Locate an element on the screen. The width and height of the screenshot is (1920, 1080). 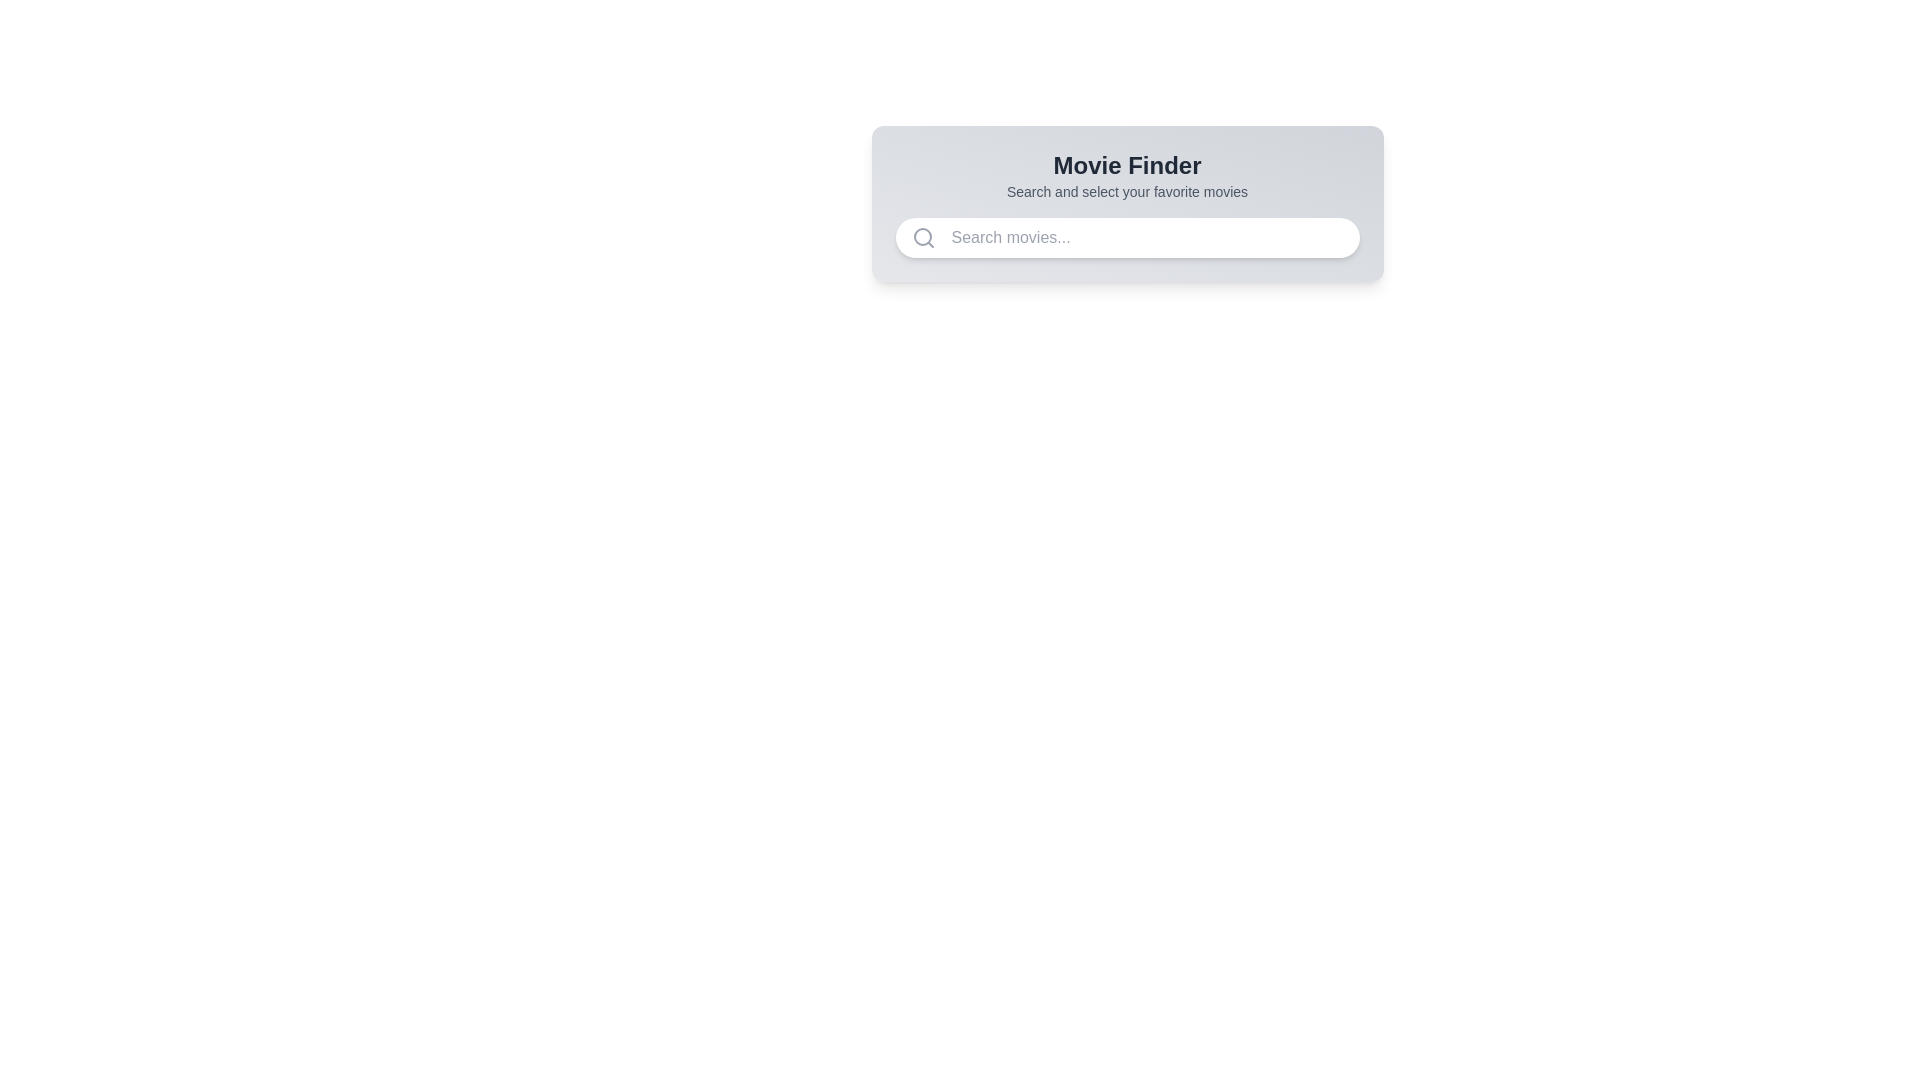
the magnifying glass icon representing the search function, located on the left side of the search bar, to potentially reveal tooltips is located at coordinates (922, 237).